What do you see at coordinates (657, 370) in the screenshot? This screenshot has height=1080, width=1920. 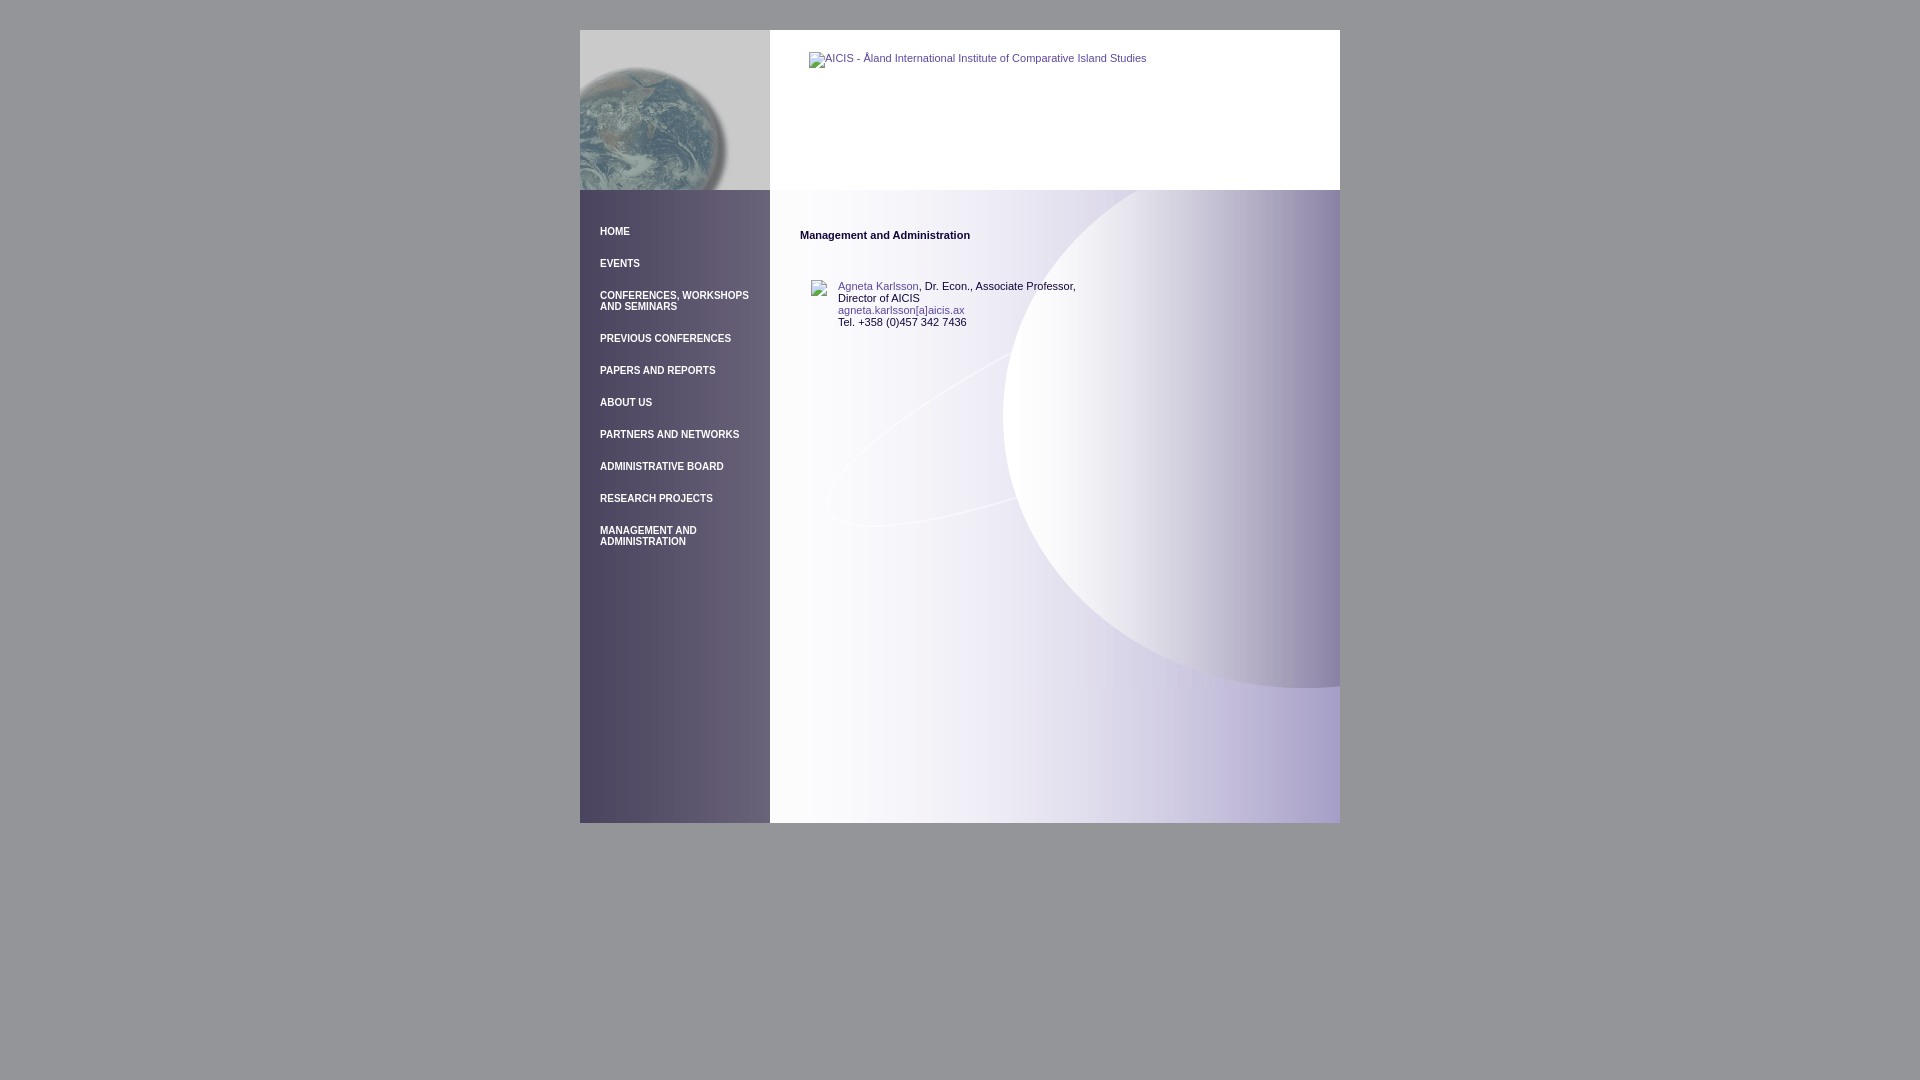 I see `'PAPERS AND REPORTS'` at bounding box center [657, 370].